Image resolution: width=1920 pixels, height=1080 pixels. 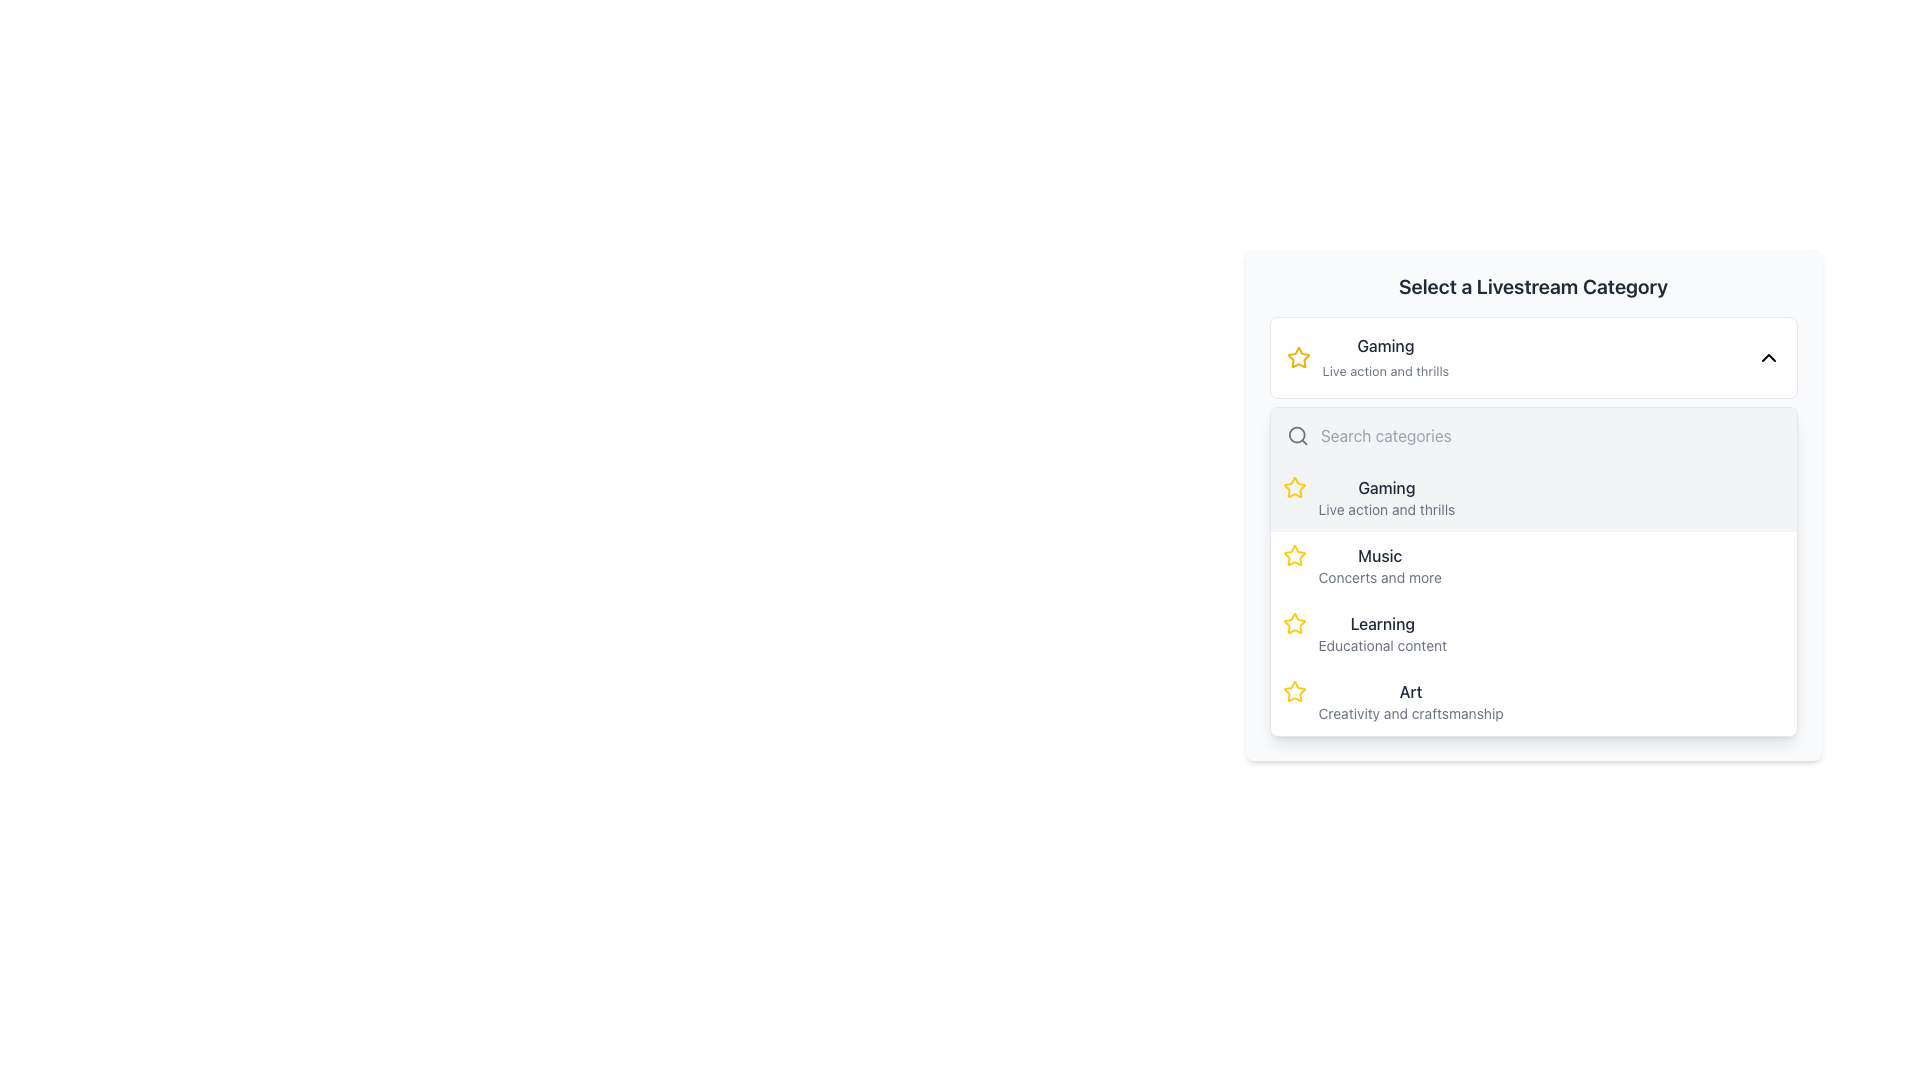 What do you see at coordinates (1379, 566) in the screenshot?
I see `the second list item in the 'Select a Livestream Category' panel, which reads 'Music' and 'Concerts and more'` at bounding box center [1379, 566].